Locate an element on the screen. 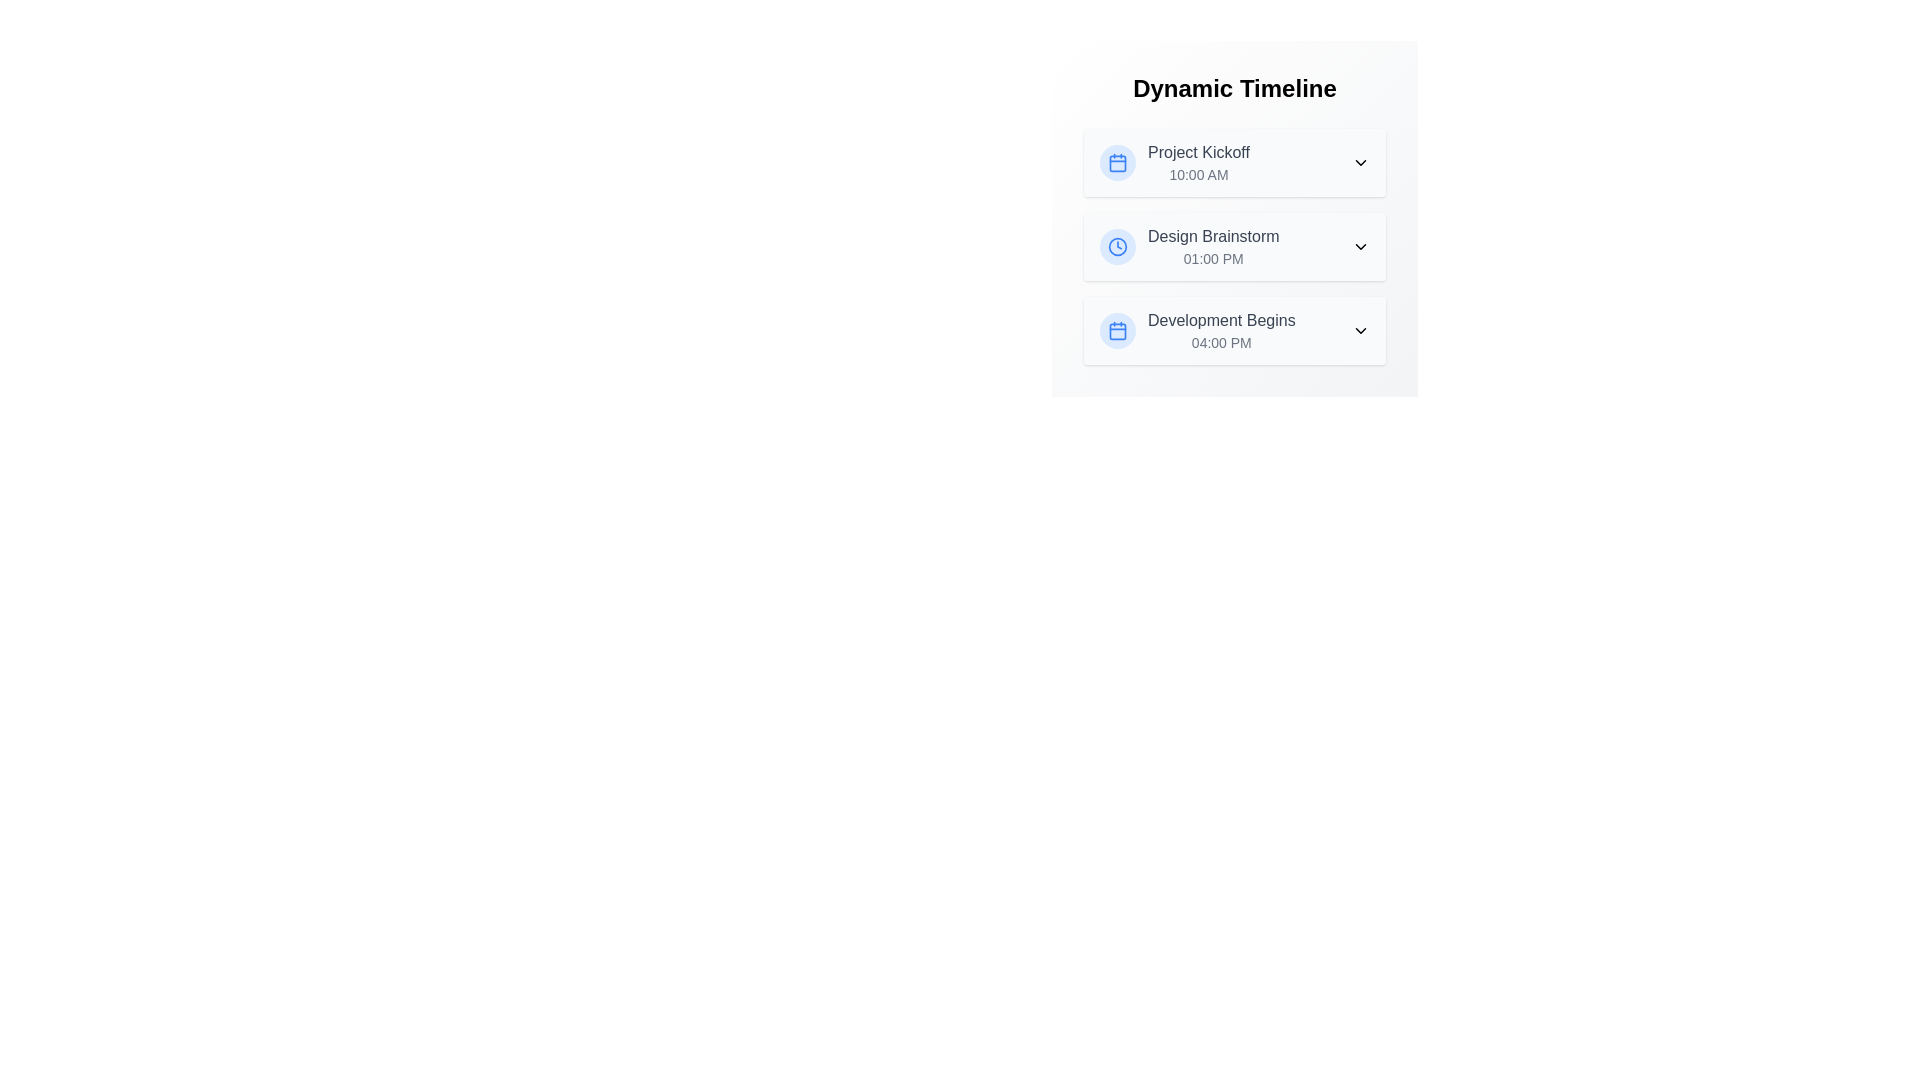 Image resolution: width=1920 pixels, height=1080 pixels. the calendar icon representing the 'Project Kickoff' event in the Dynamic Timeline list, which is located to the left of the text 'Project Kickoff' and above the time label '10:00 AM' is located at coordinates (1117, 161).